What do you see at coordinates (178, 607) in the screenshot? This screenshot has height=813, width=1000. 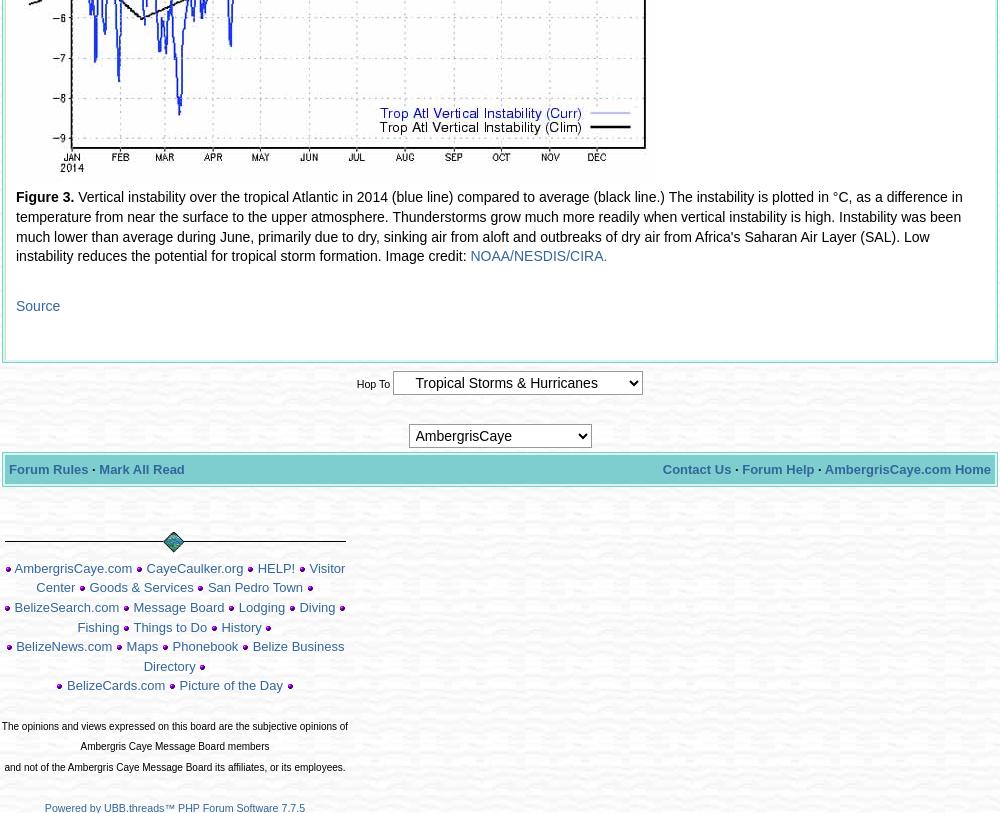 I see `'Message Board'` at bounding box center [178, 607].